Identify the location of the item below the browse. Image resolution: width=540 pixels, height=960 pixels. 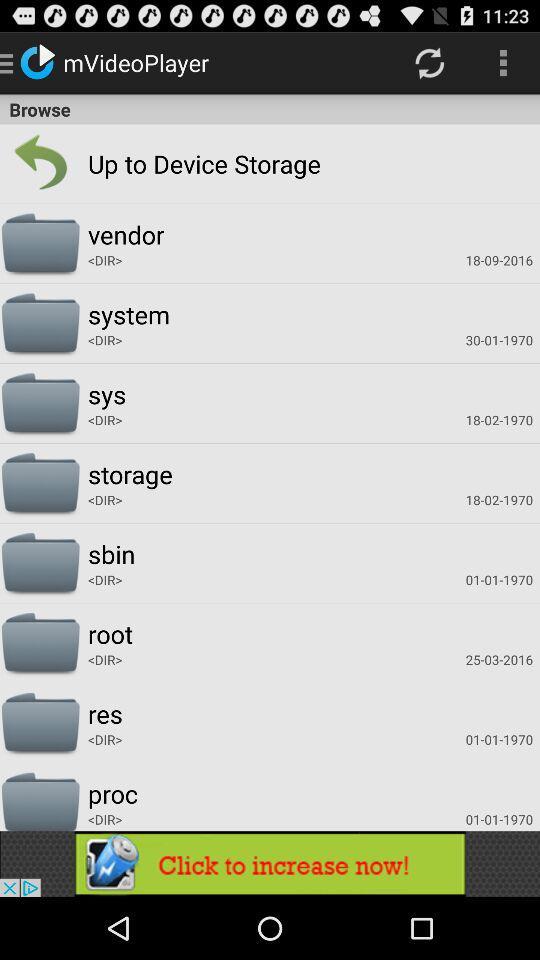
(40, 162).